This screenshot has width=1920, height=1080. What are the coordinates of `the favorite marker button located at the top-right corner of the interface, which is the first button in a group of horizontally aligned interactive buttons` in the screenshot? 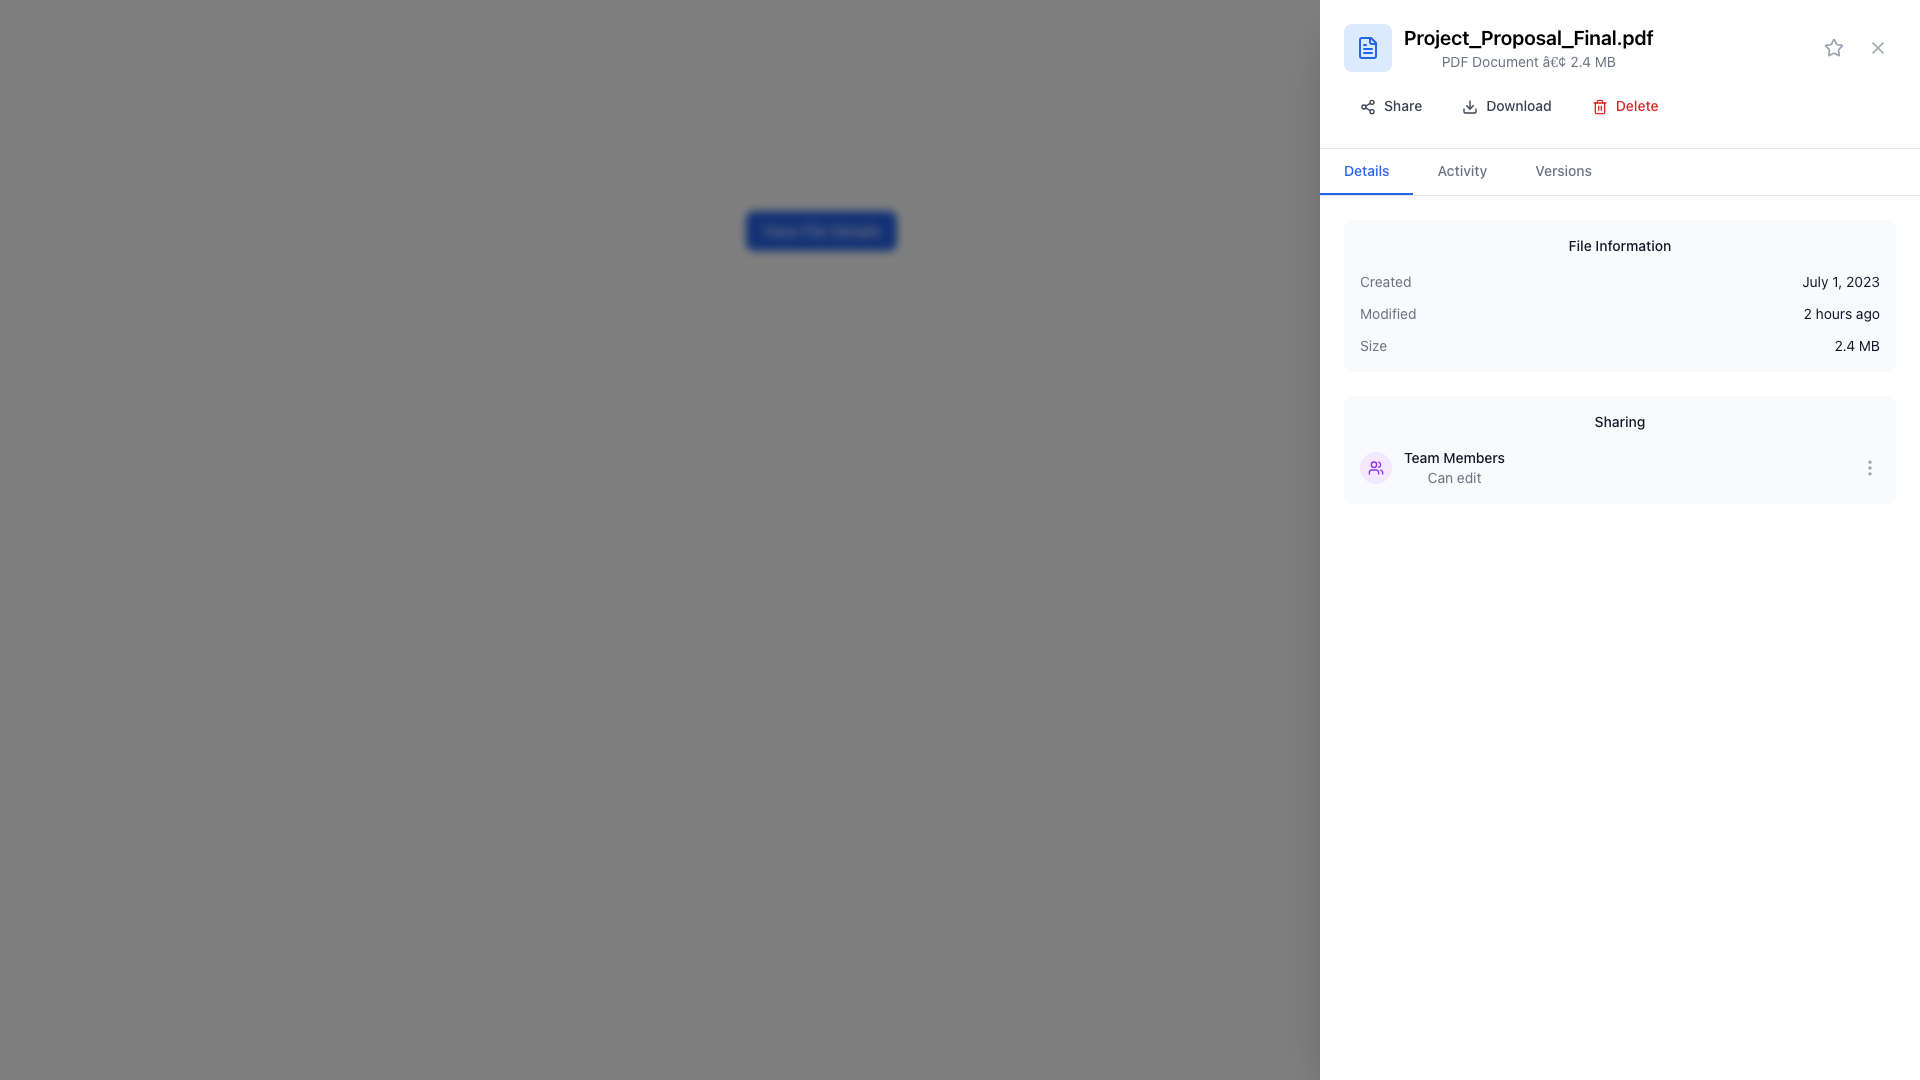 It's located at (1833, 46).